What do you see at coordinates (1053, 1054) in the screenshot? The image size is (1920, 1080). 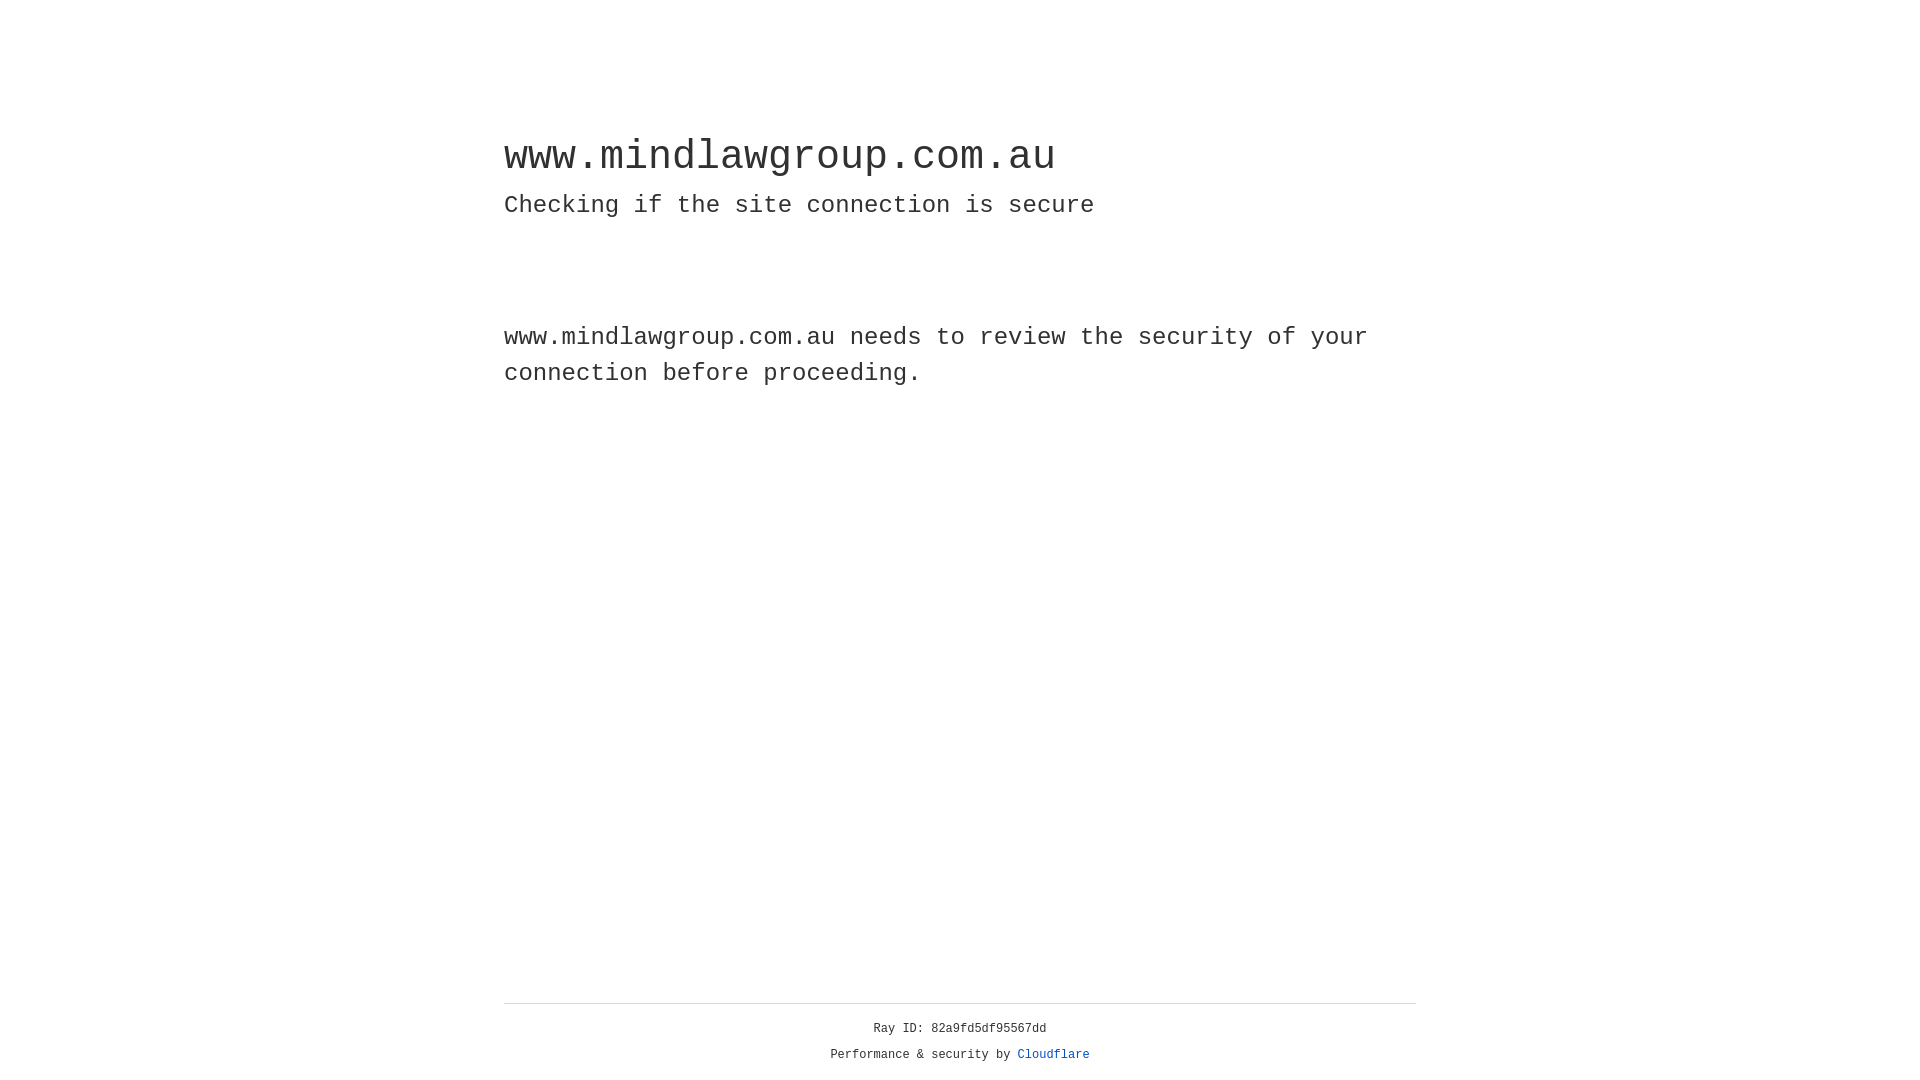 I see `'Cloudflare'` at bounding box center [1053, 1054].